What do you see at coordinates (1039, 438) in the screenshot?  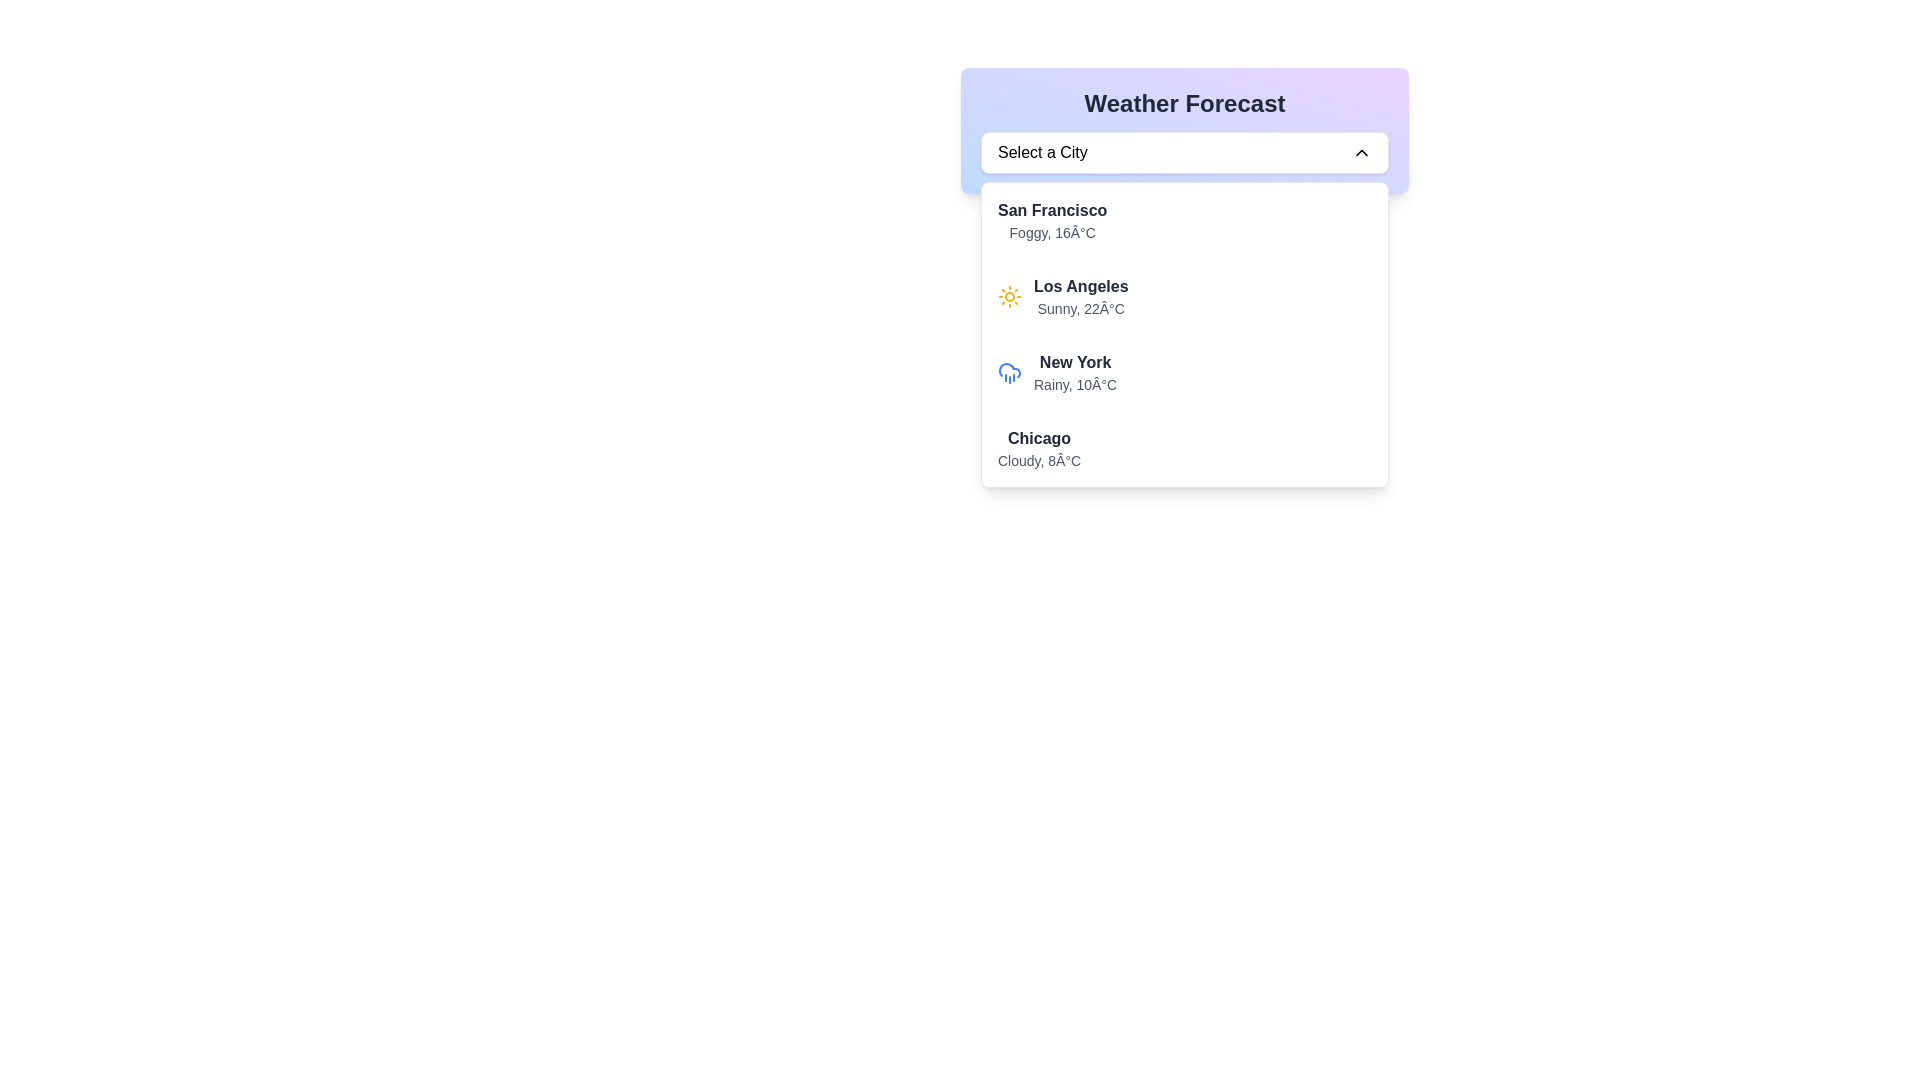 I see `the text label indicating the city name 'Chicago' which is located below the heading 'Weather Forecast' in the vertical list of cities` at bounding box center [1039, 438].